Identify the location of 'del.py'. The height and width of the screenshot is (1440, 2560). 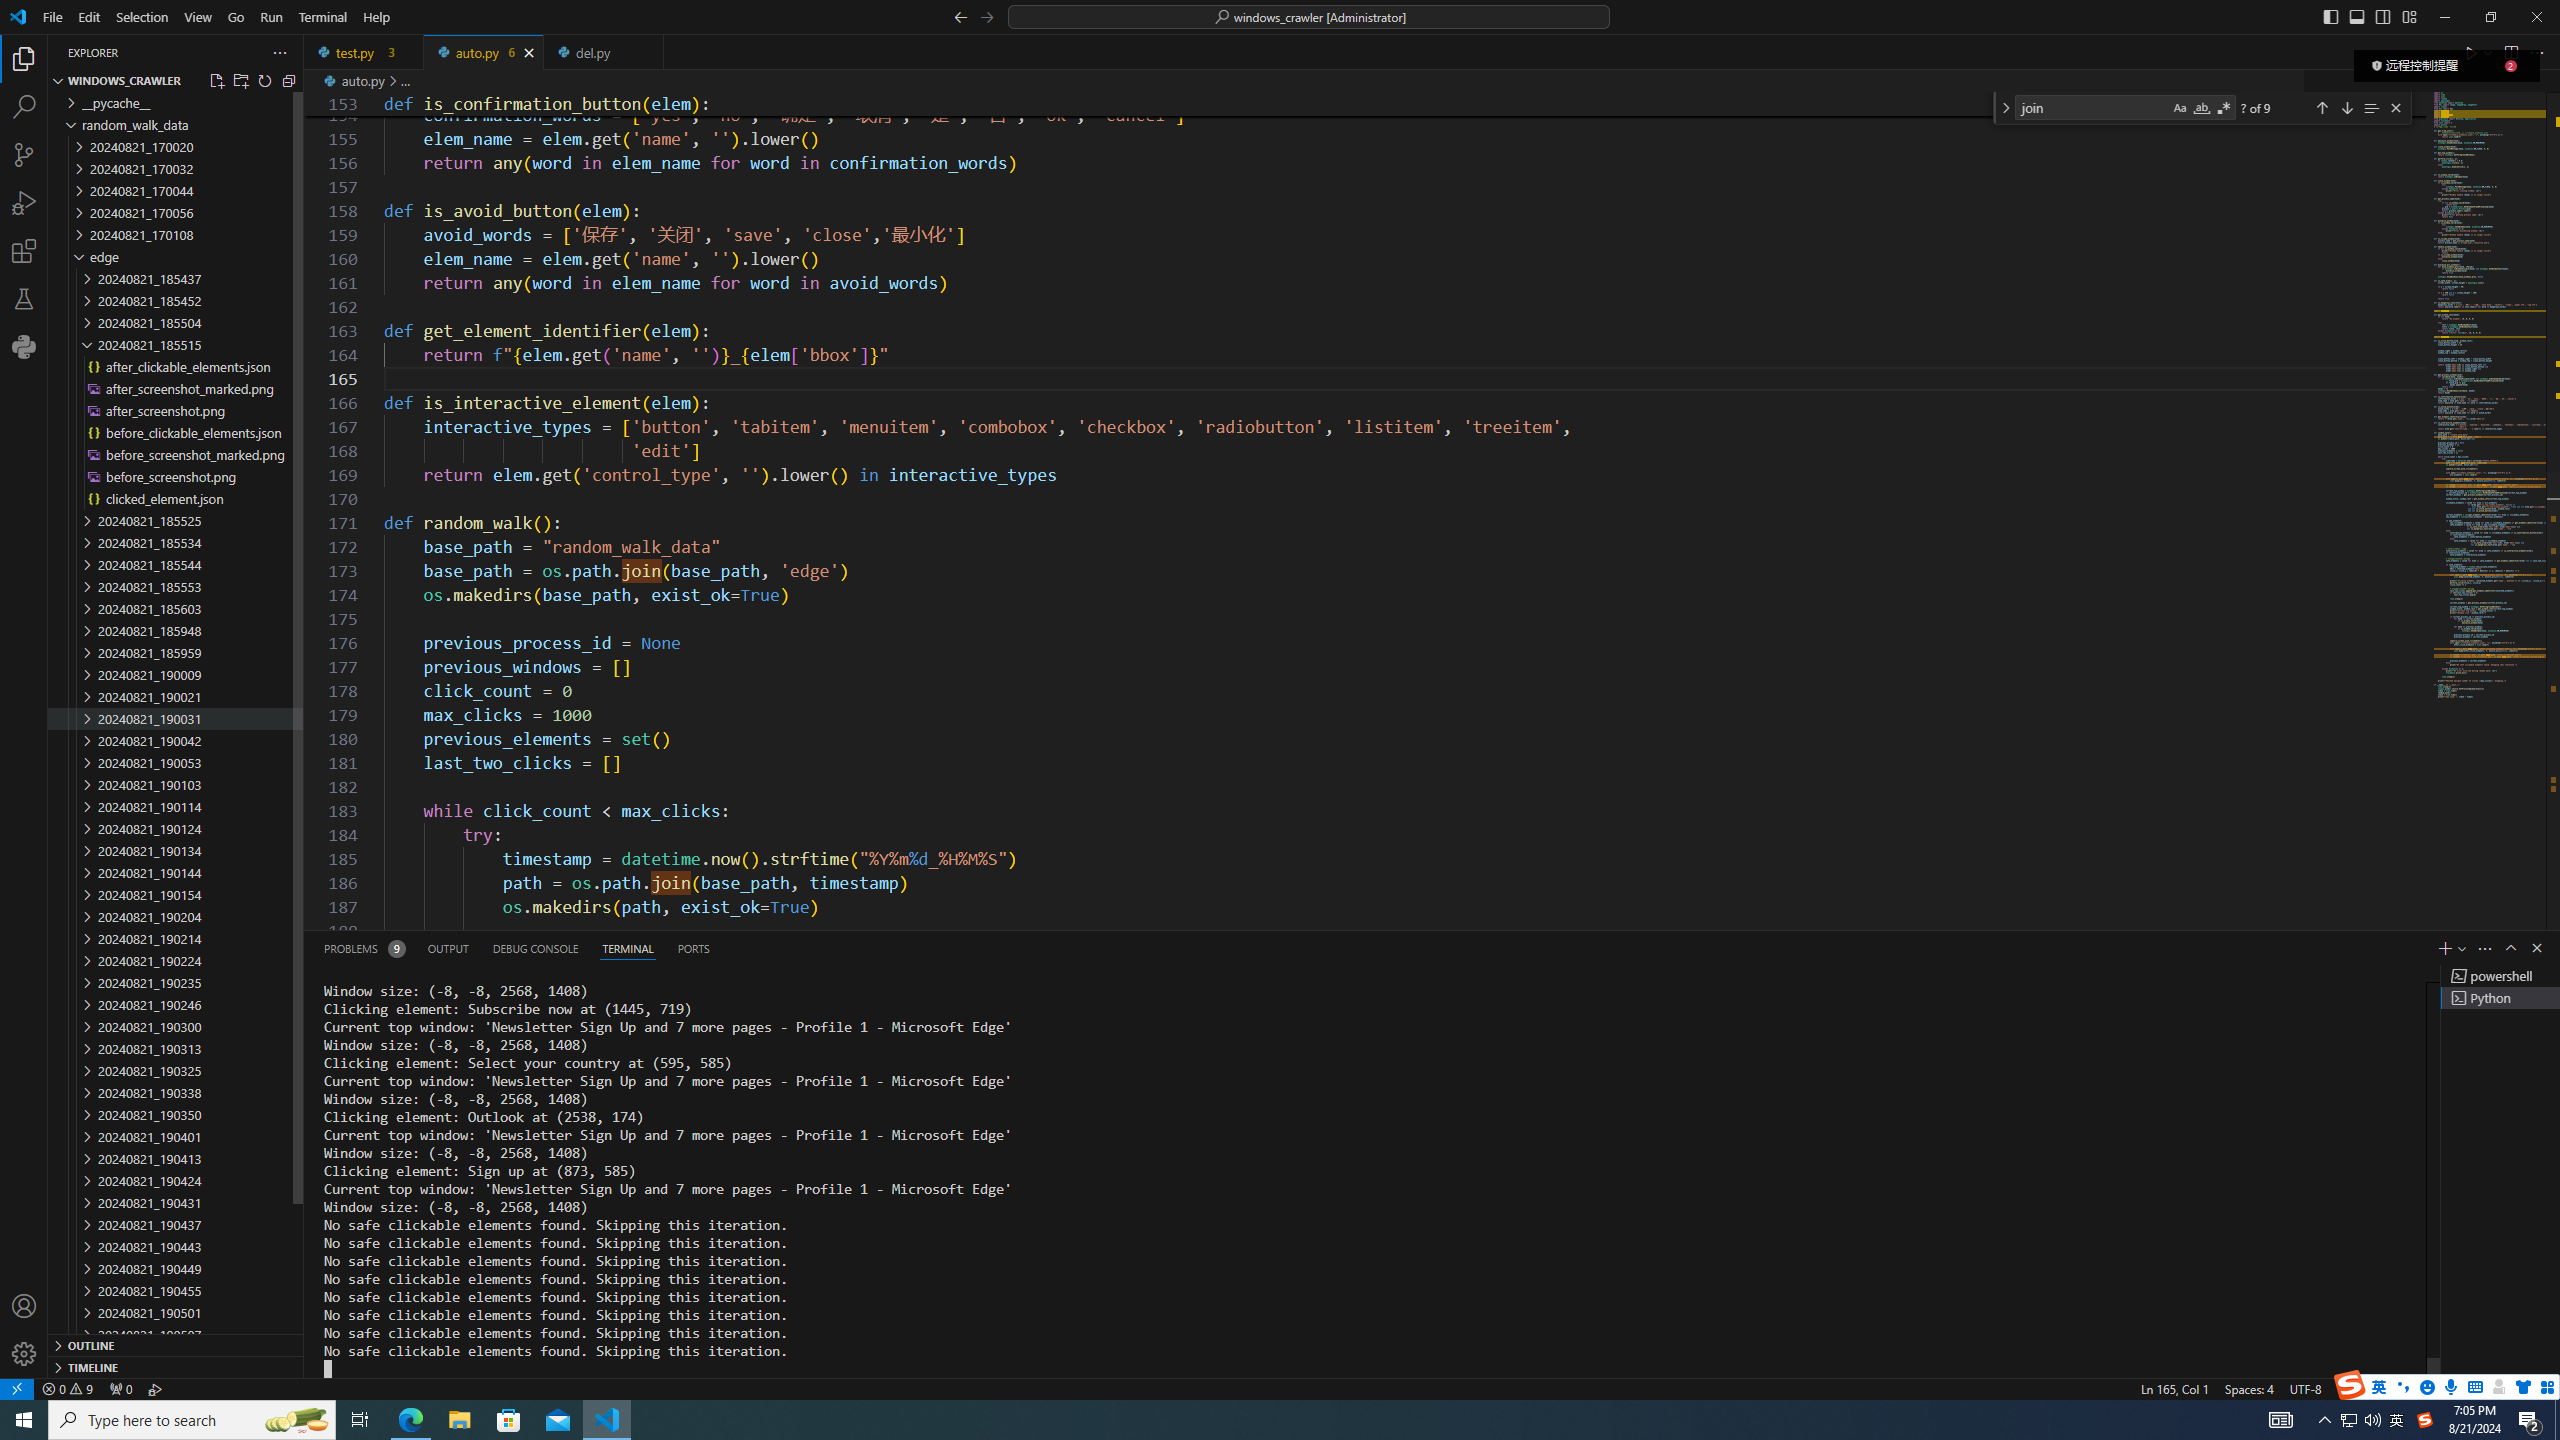
(602, 51).